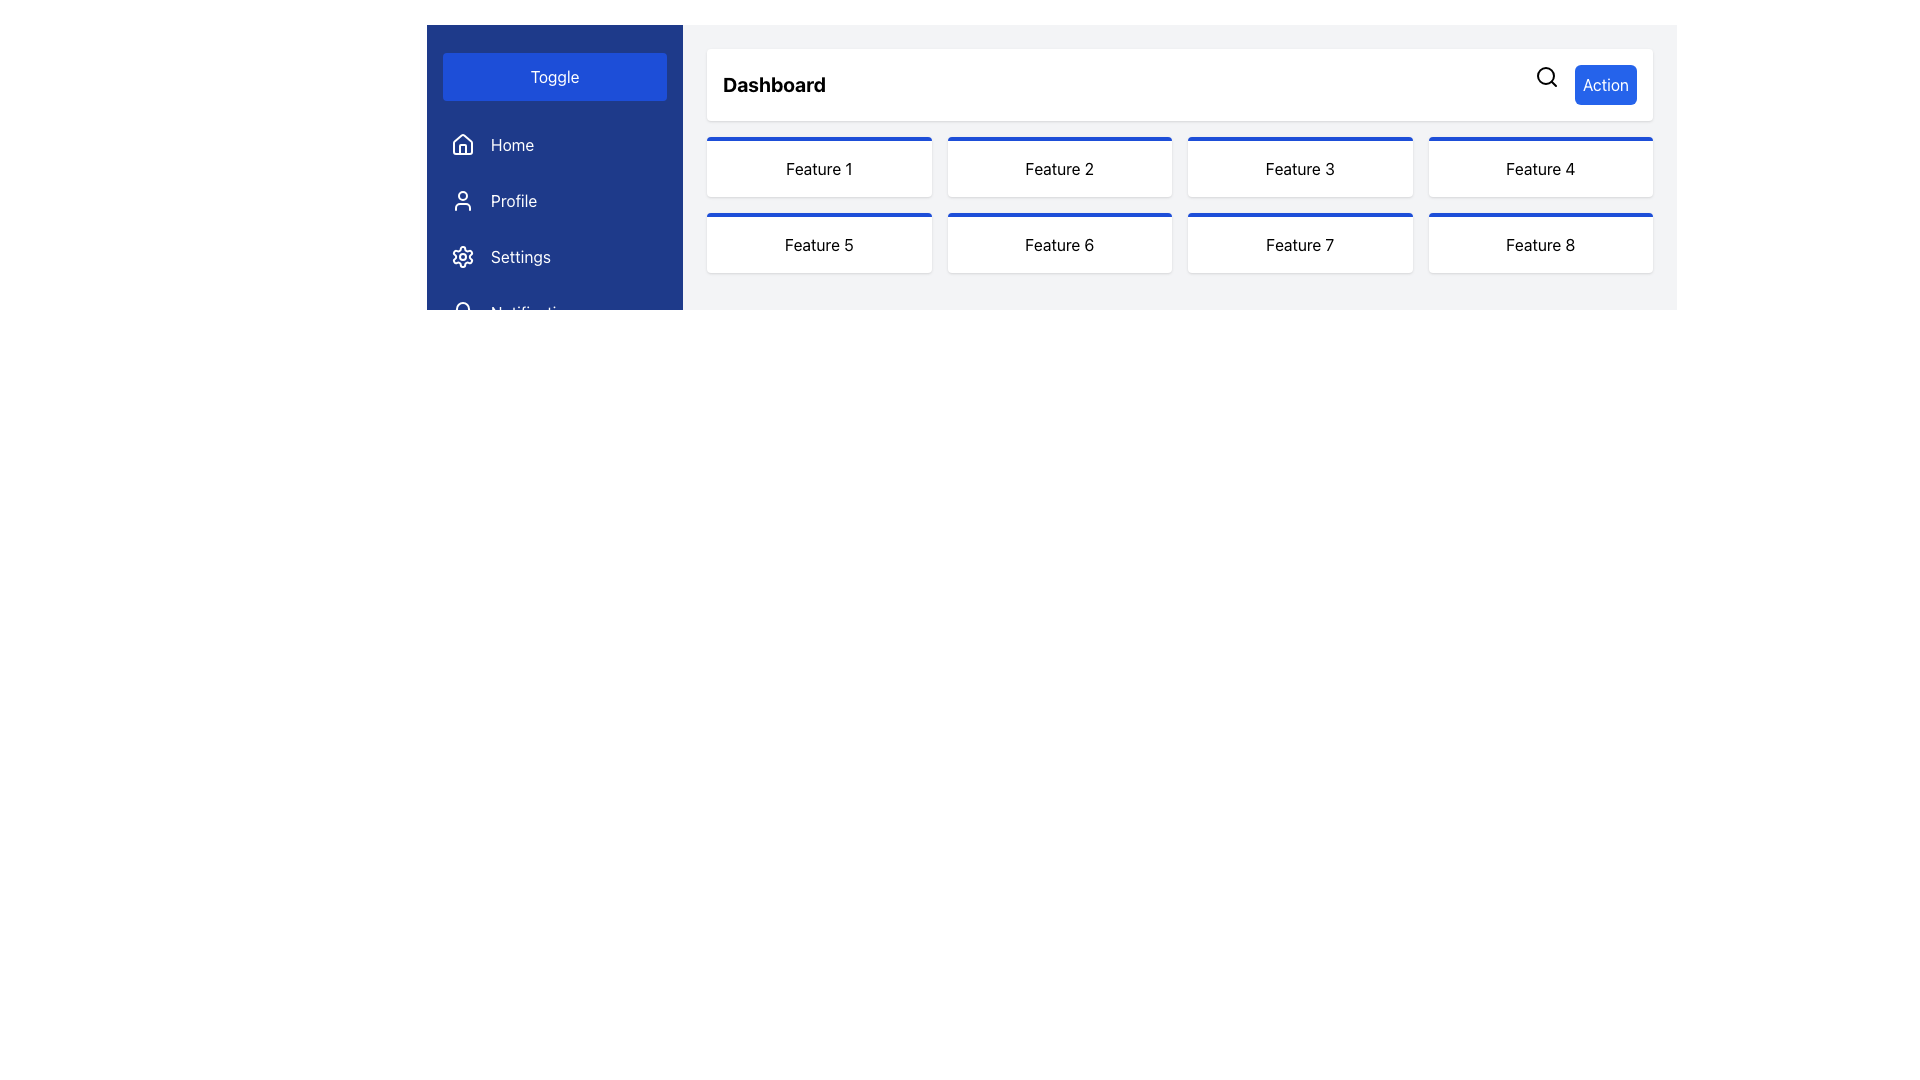  Describe the element at coordinates (1300, 165) in the screenshot. I see `the clickable area for the feature labeled 'Feature 3', which is the third item in the first row of the grid layout` at that location.